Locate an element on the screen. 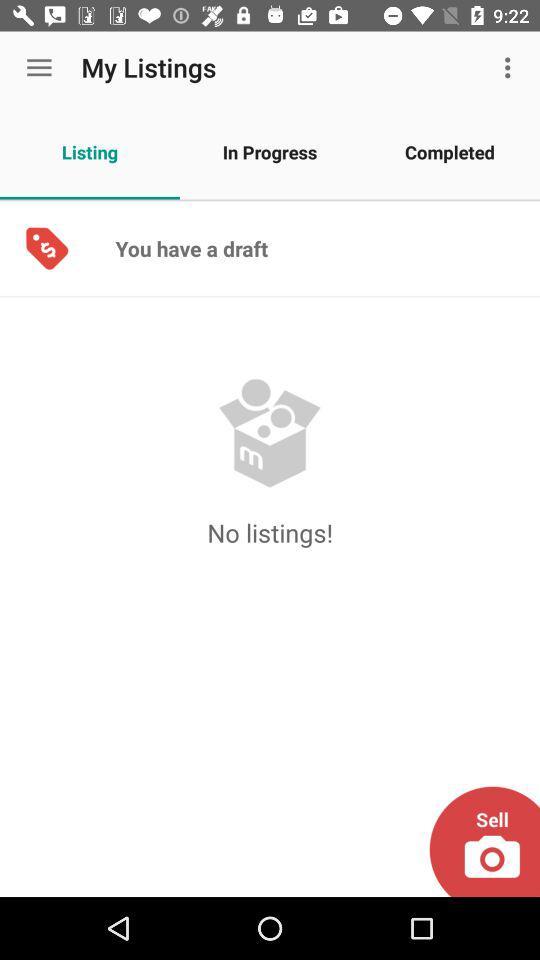 The image size is (540, 960). in progress is located at coordinates (270, 151).